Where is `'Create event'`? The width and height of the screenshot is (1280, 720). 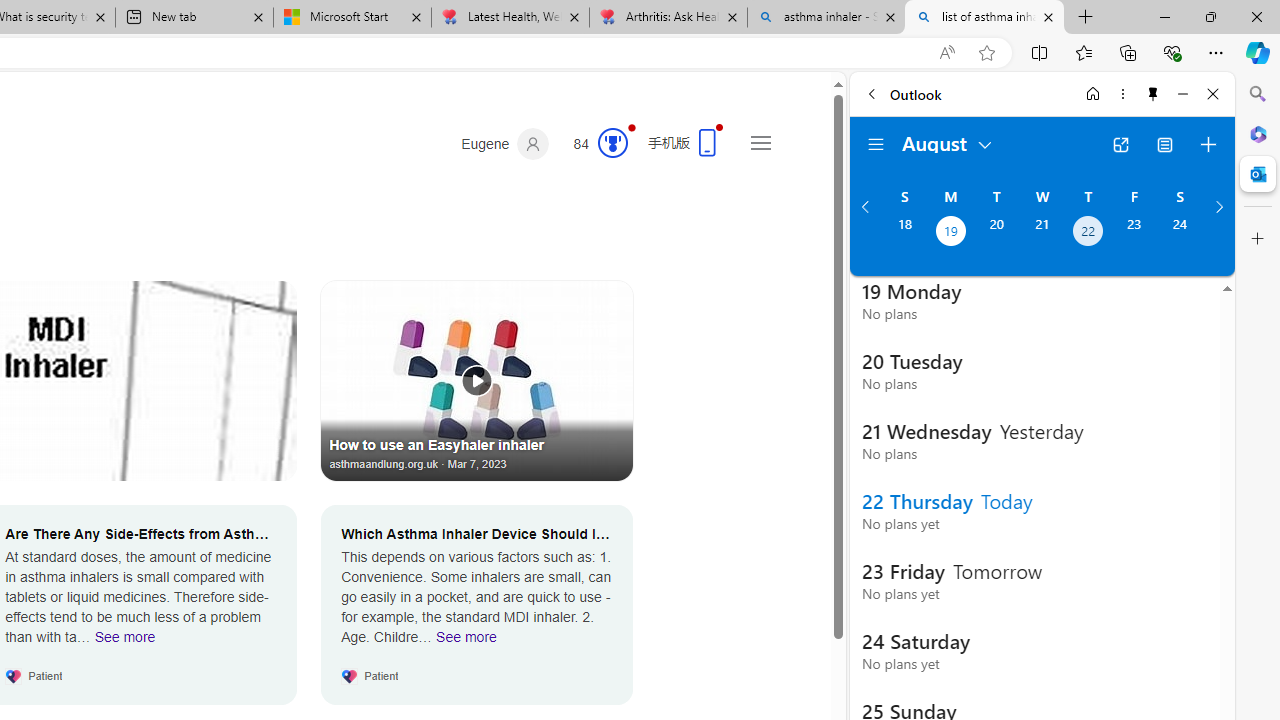 'Create event' is located at coordinates (1207, 144).